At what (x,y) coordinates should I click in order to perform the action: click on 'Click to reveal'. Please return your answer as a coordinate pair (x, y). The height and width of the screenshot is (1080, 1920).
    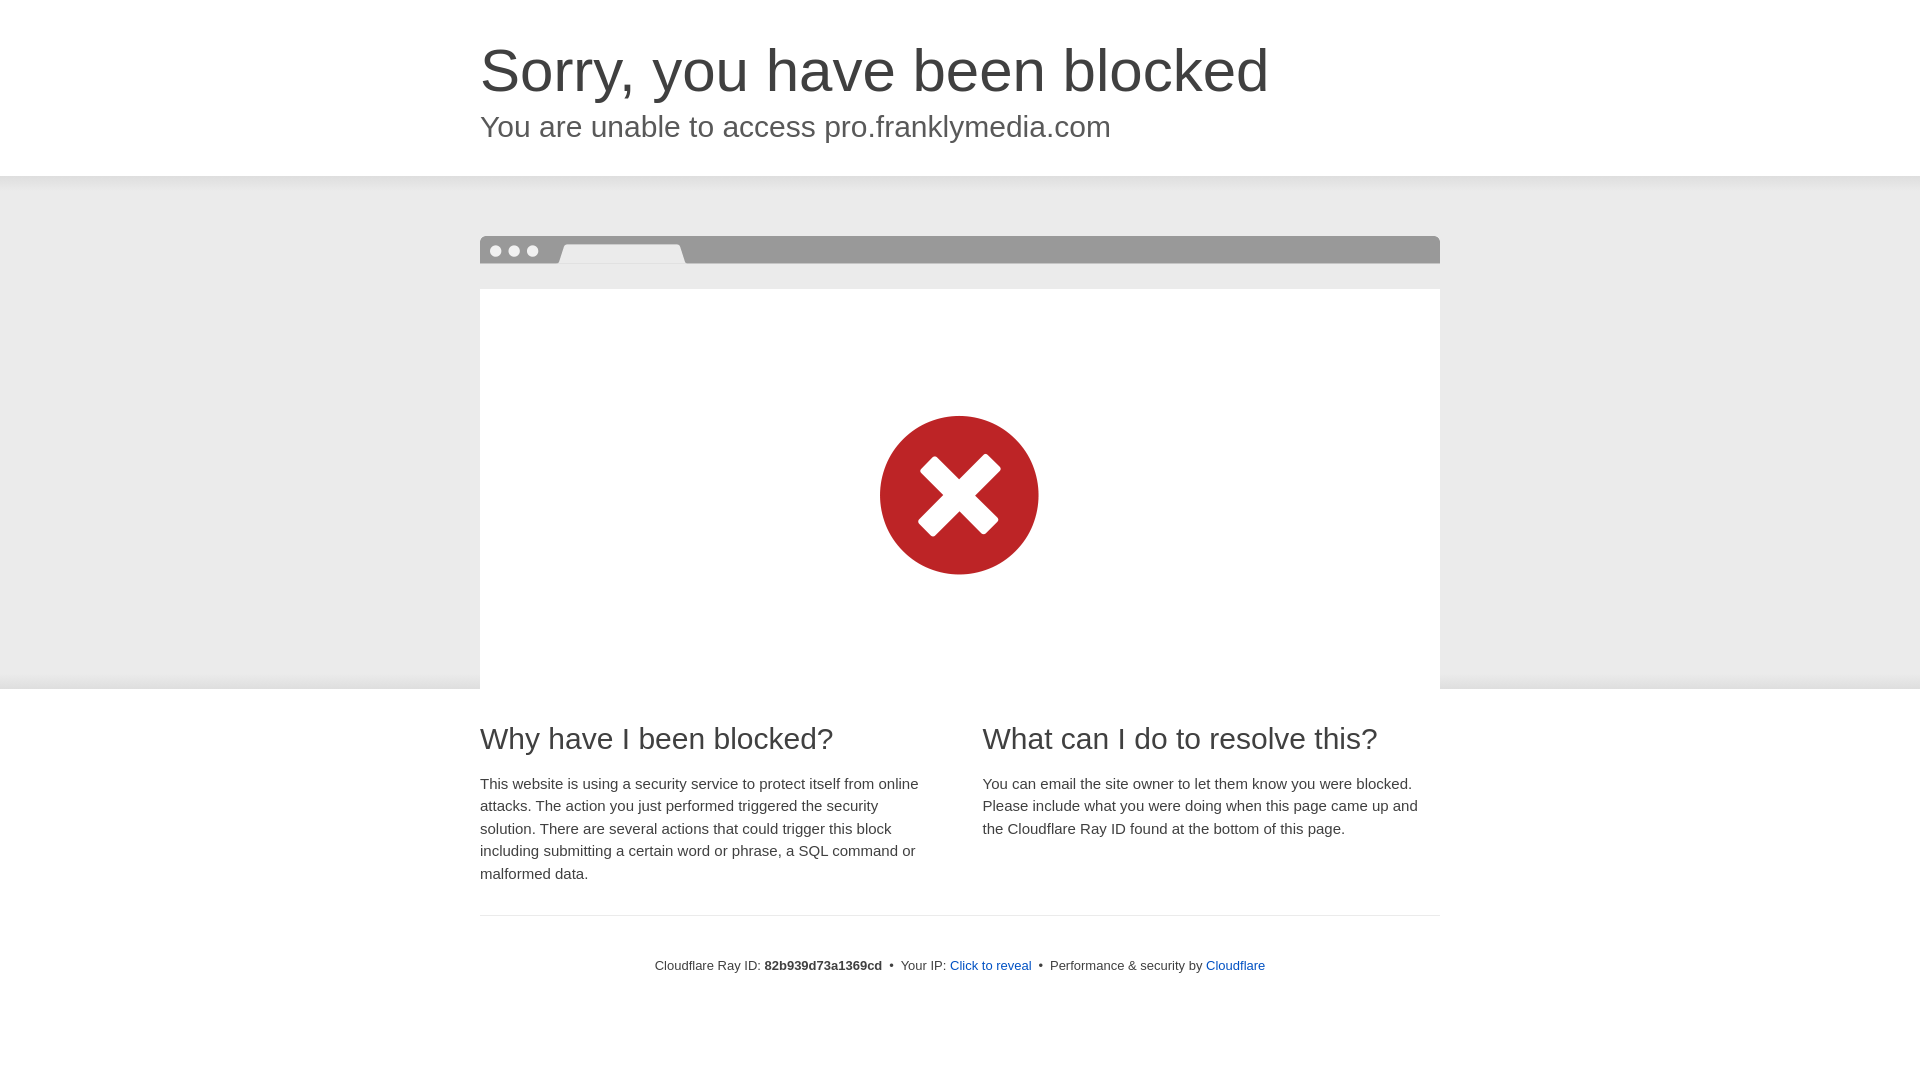
    Looking at the image, I should click on (990, 964).